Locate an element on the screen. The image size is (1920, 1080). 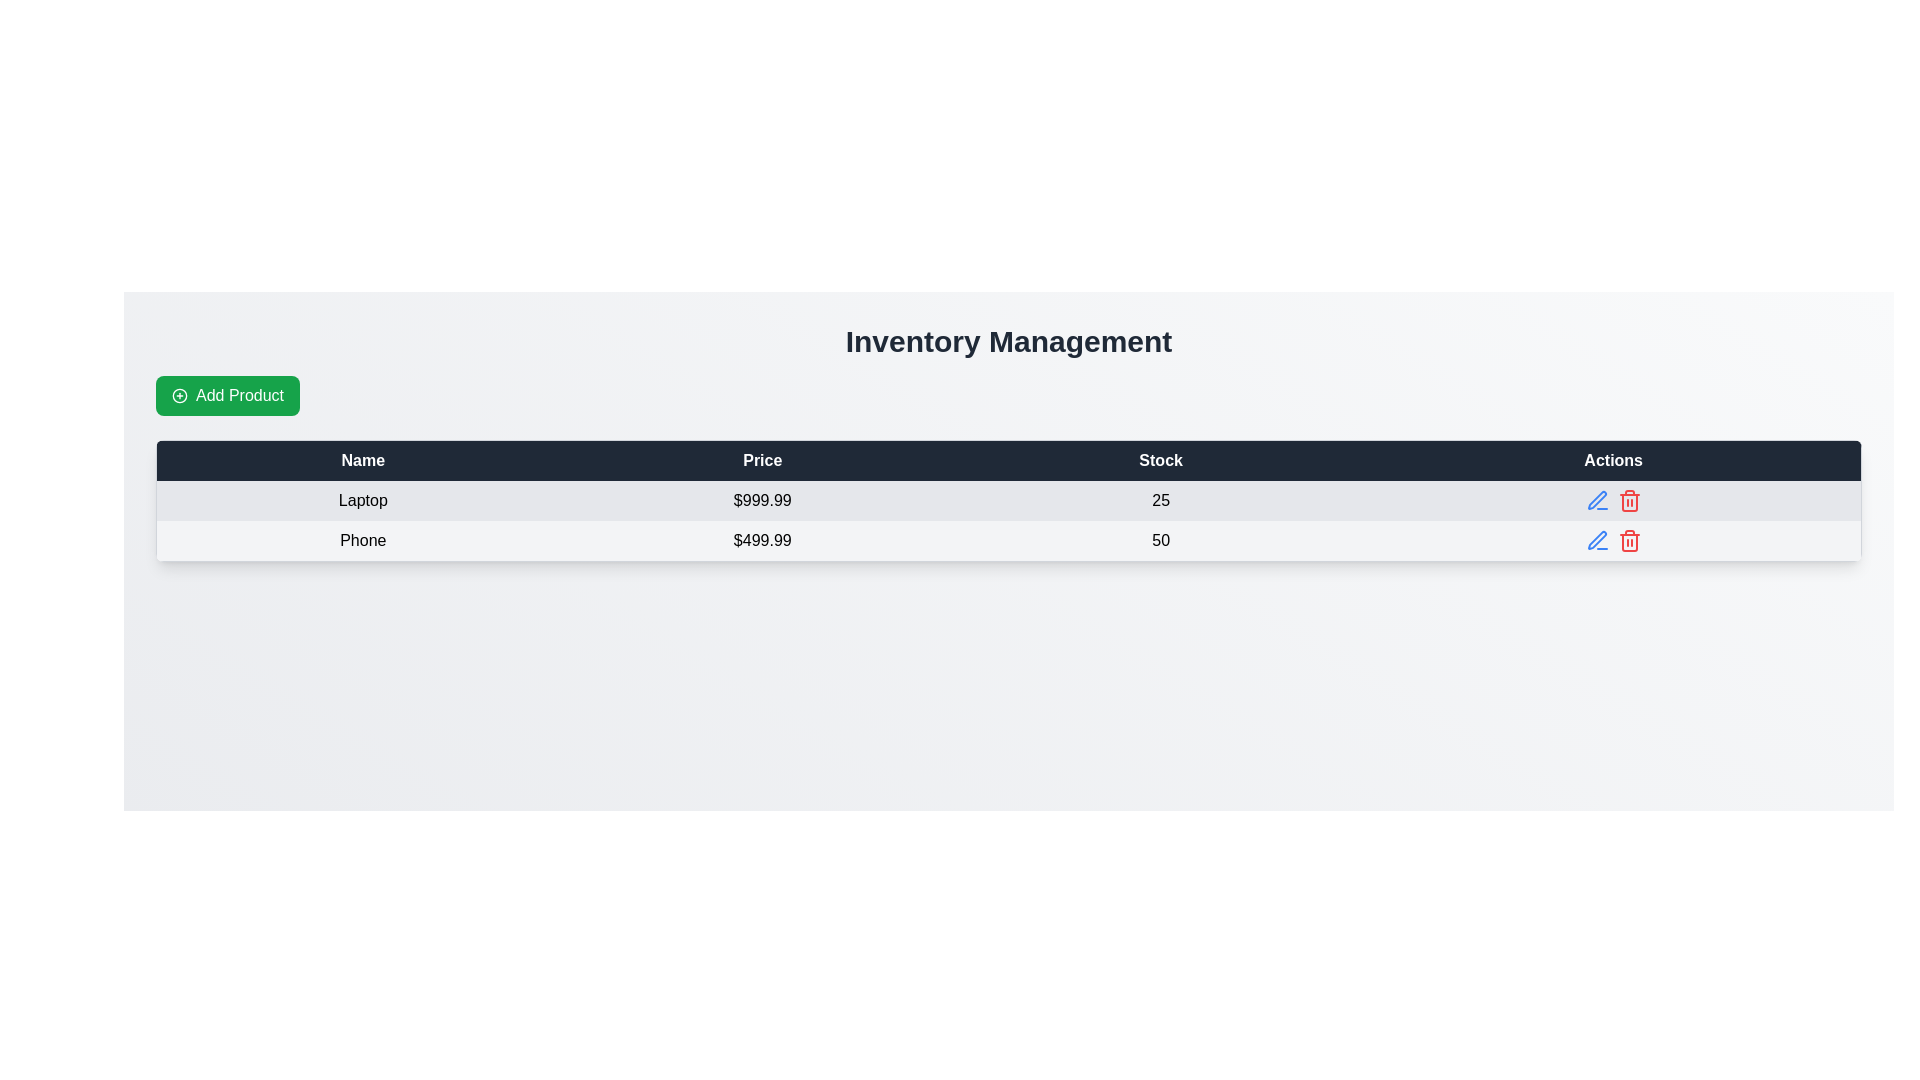
the first row of the 'Inventory Management' table that displays information about the product 'Laptop', including its price of $999.99 and stock count of 25 is located at coordinates (1008, 500).